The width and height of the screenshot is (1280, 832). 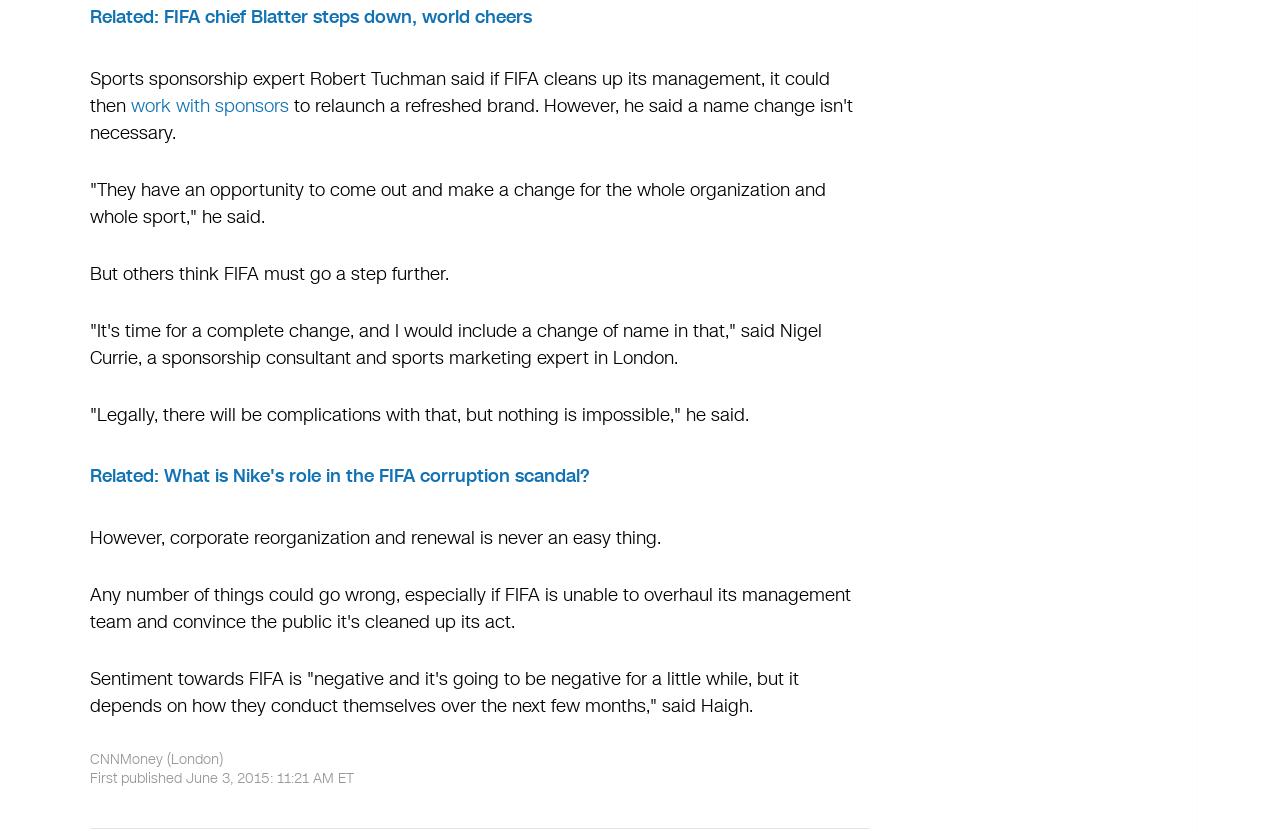 What do you see at coordinates (221, 778) in the screenshot?
I see `'First published June 3, 2015: 11:21 AM ET'` at bounding box center [221, 778].